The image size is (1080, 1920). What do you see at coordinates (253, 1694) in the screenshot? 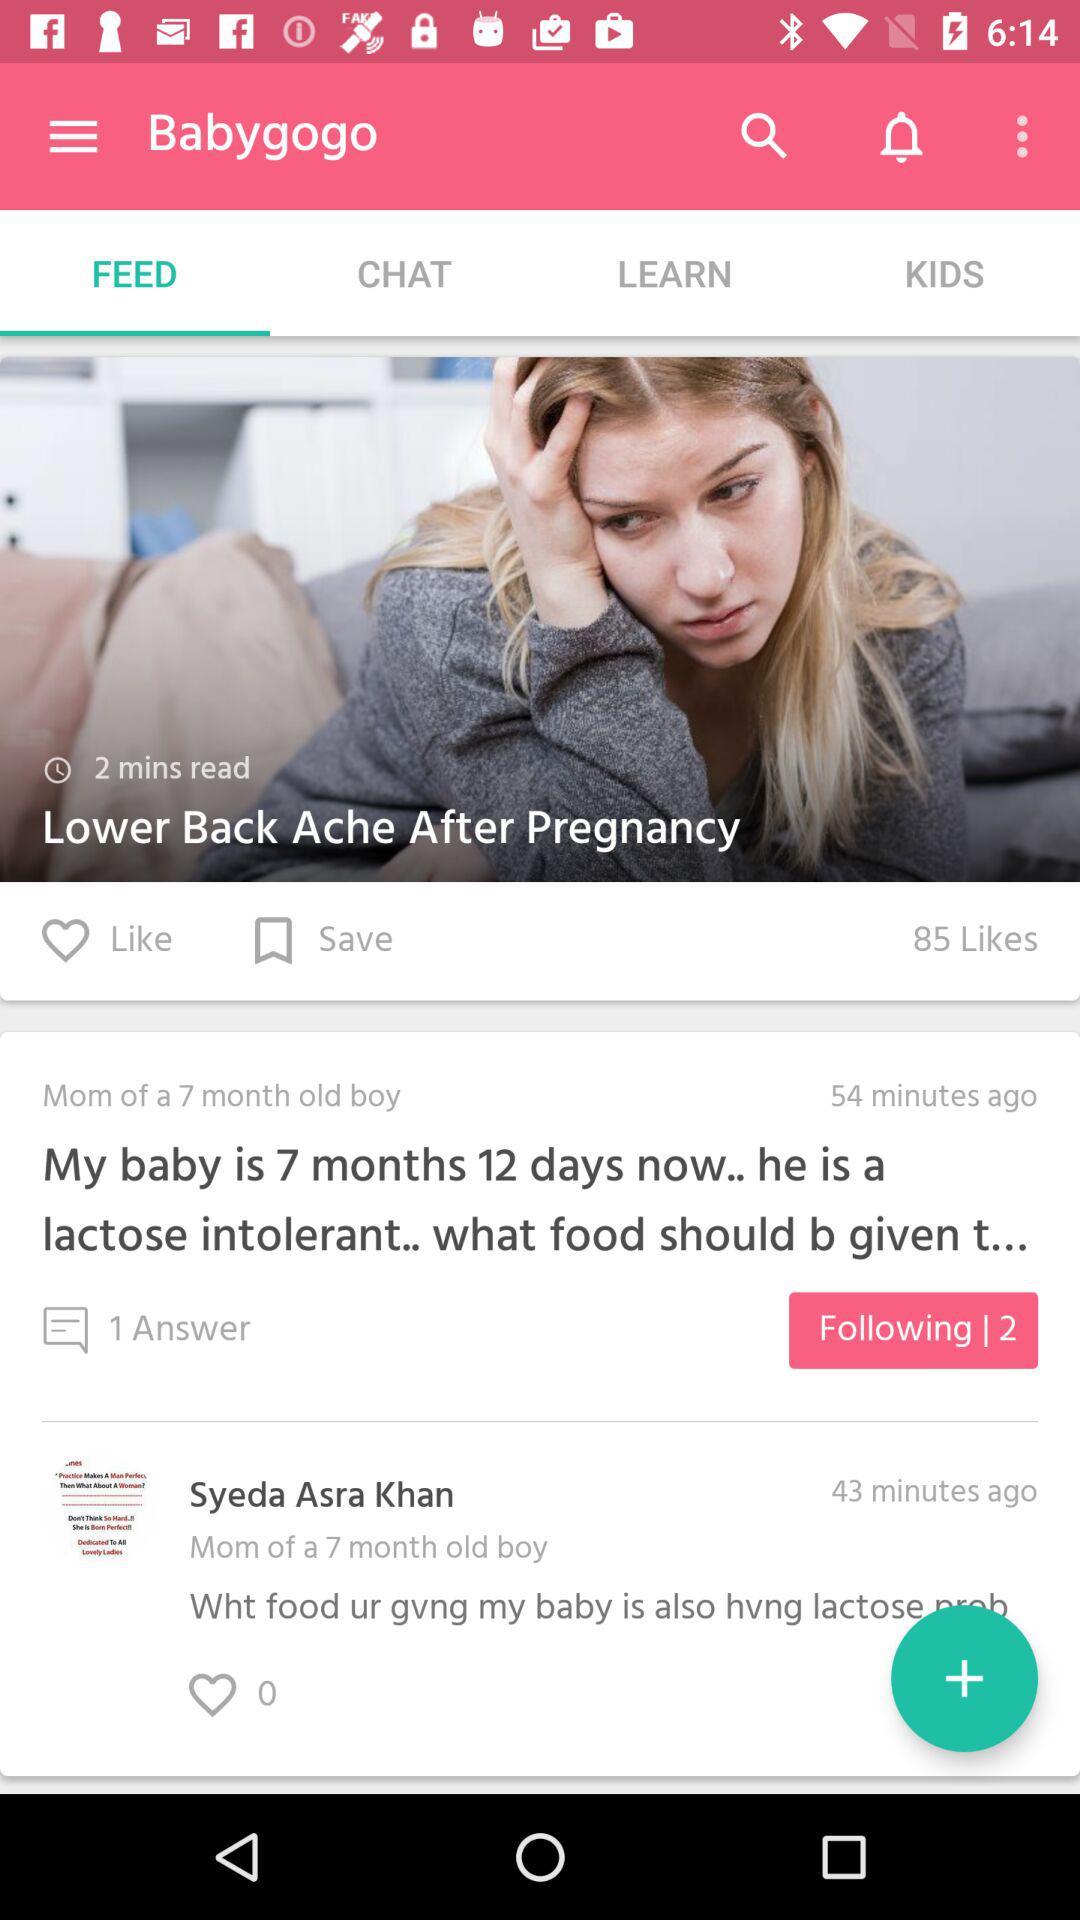
I see `0 icon` at bounding box center [253, 1694].